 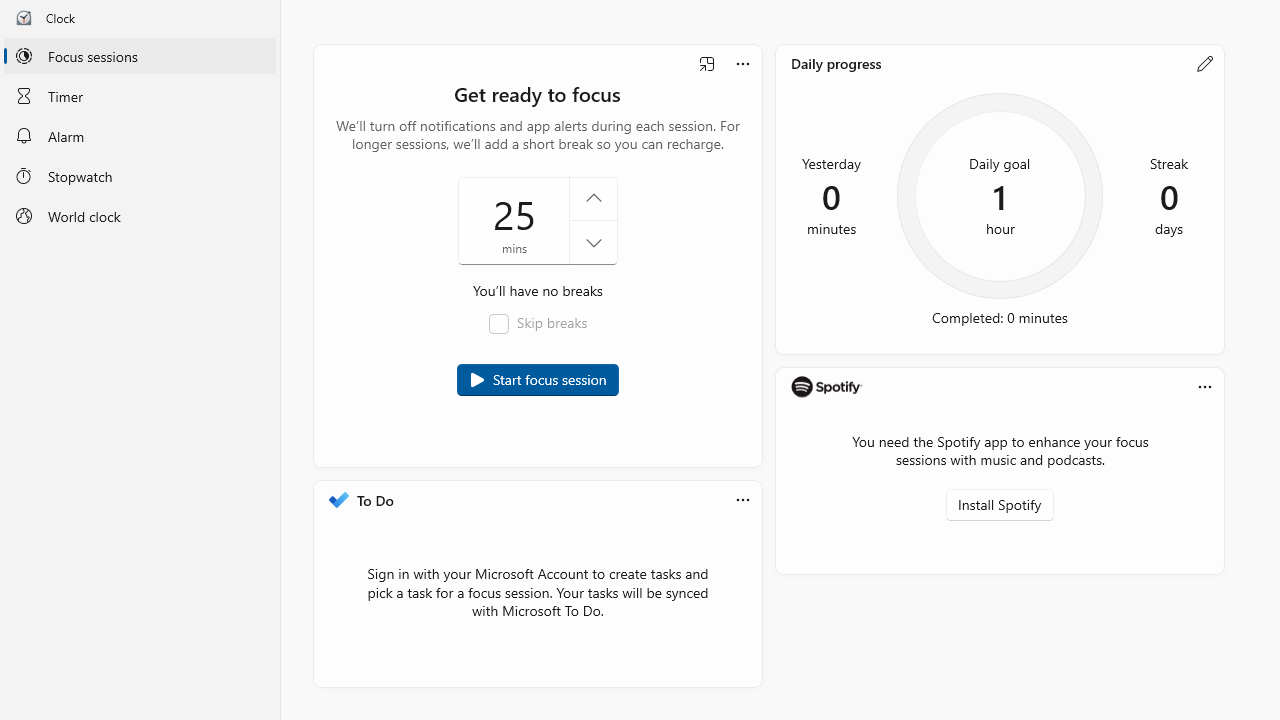 I want to click on 'Install Spotify', so click(x=999, y=504).